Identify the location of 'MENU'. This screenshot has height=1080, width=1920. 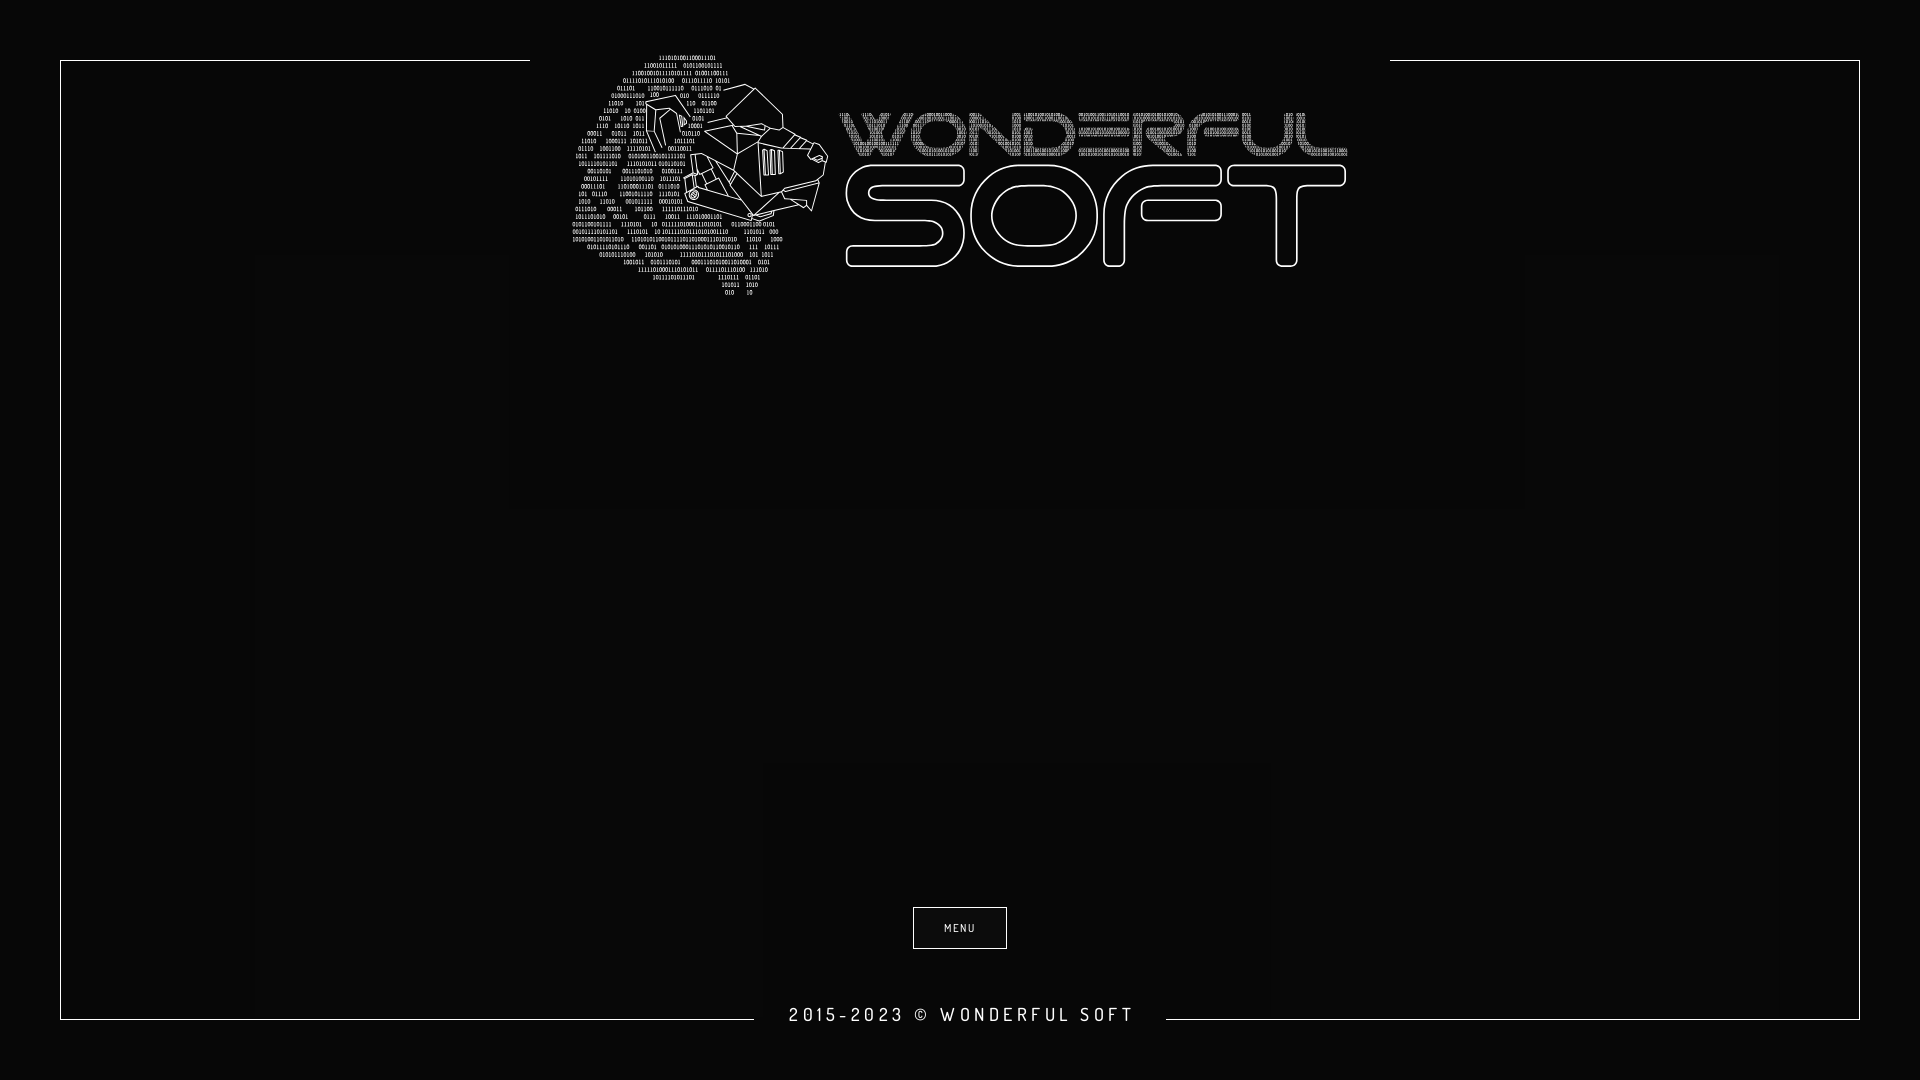
(960, 928).